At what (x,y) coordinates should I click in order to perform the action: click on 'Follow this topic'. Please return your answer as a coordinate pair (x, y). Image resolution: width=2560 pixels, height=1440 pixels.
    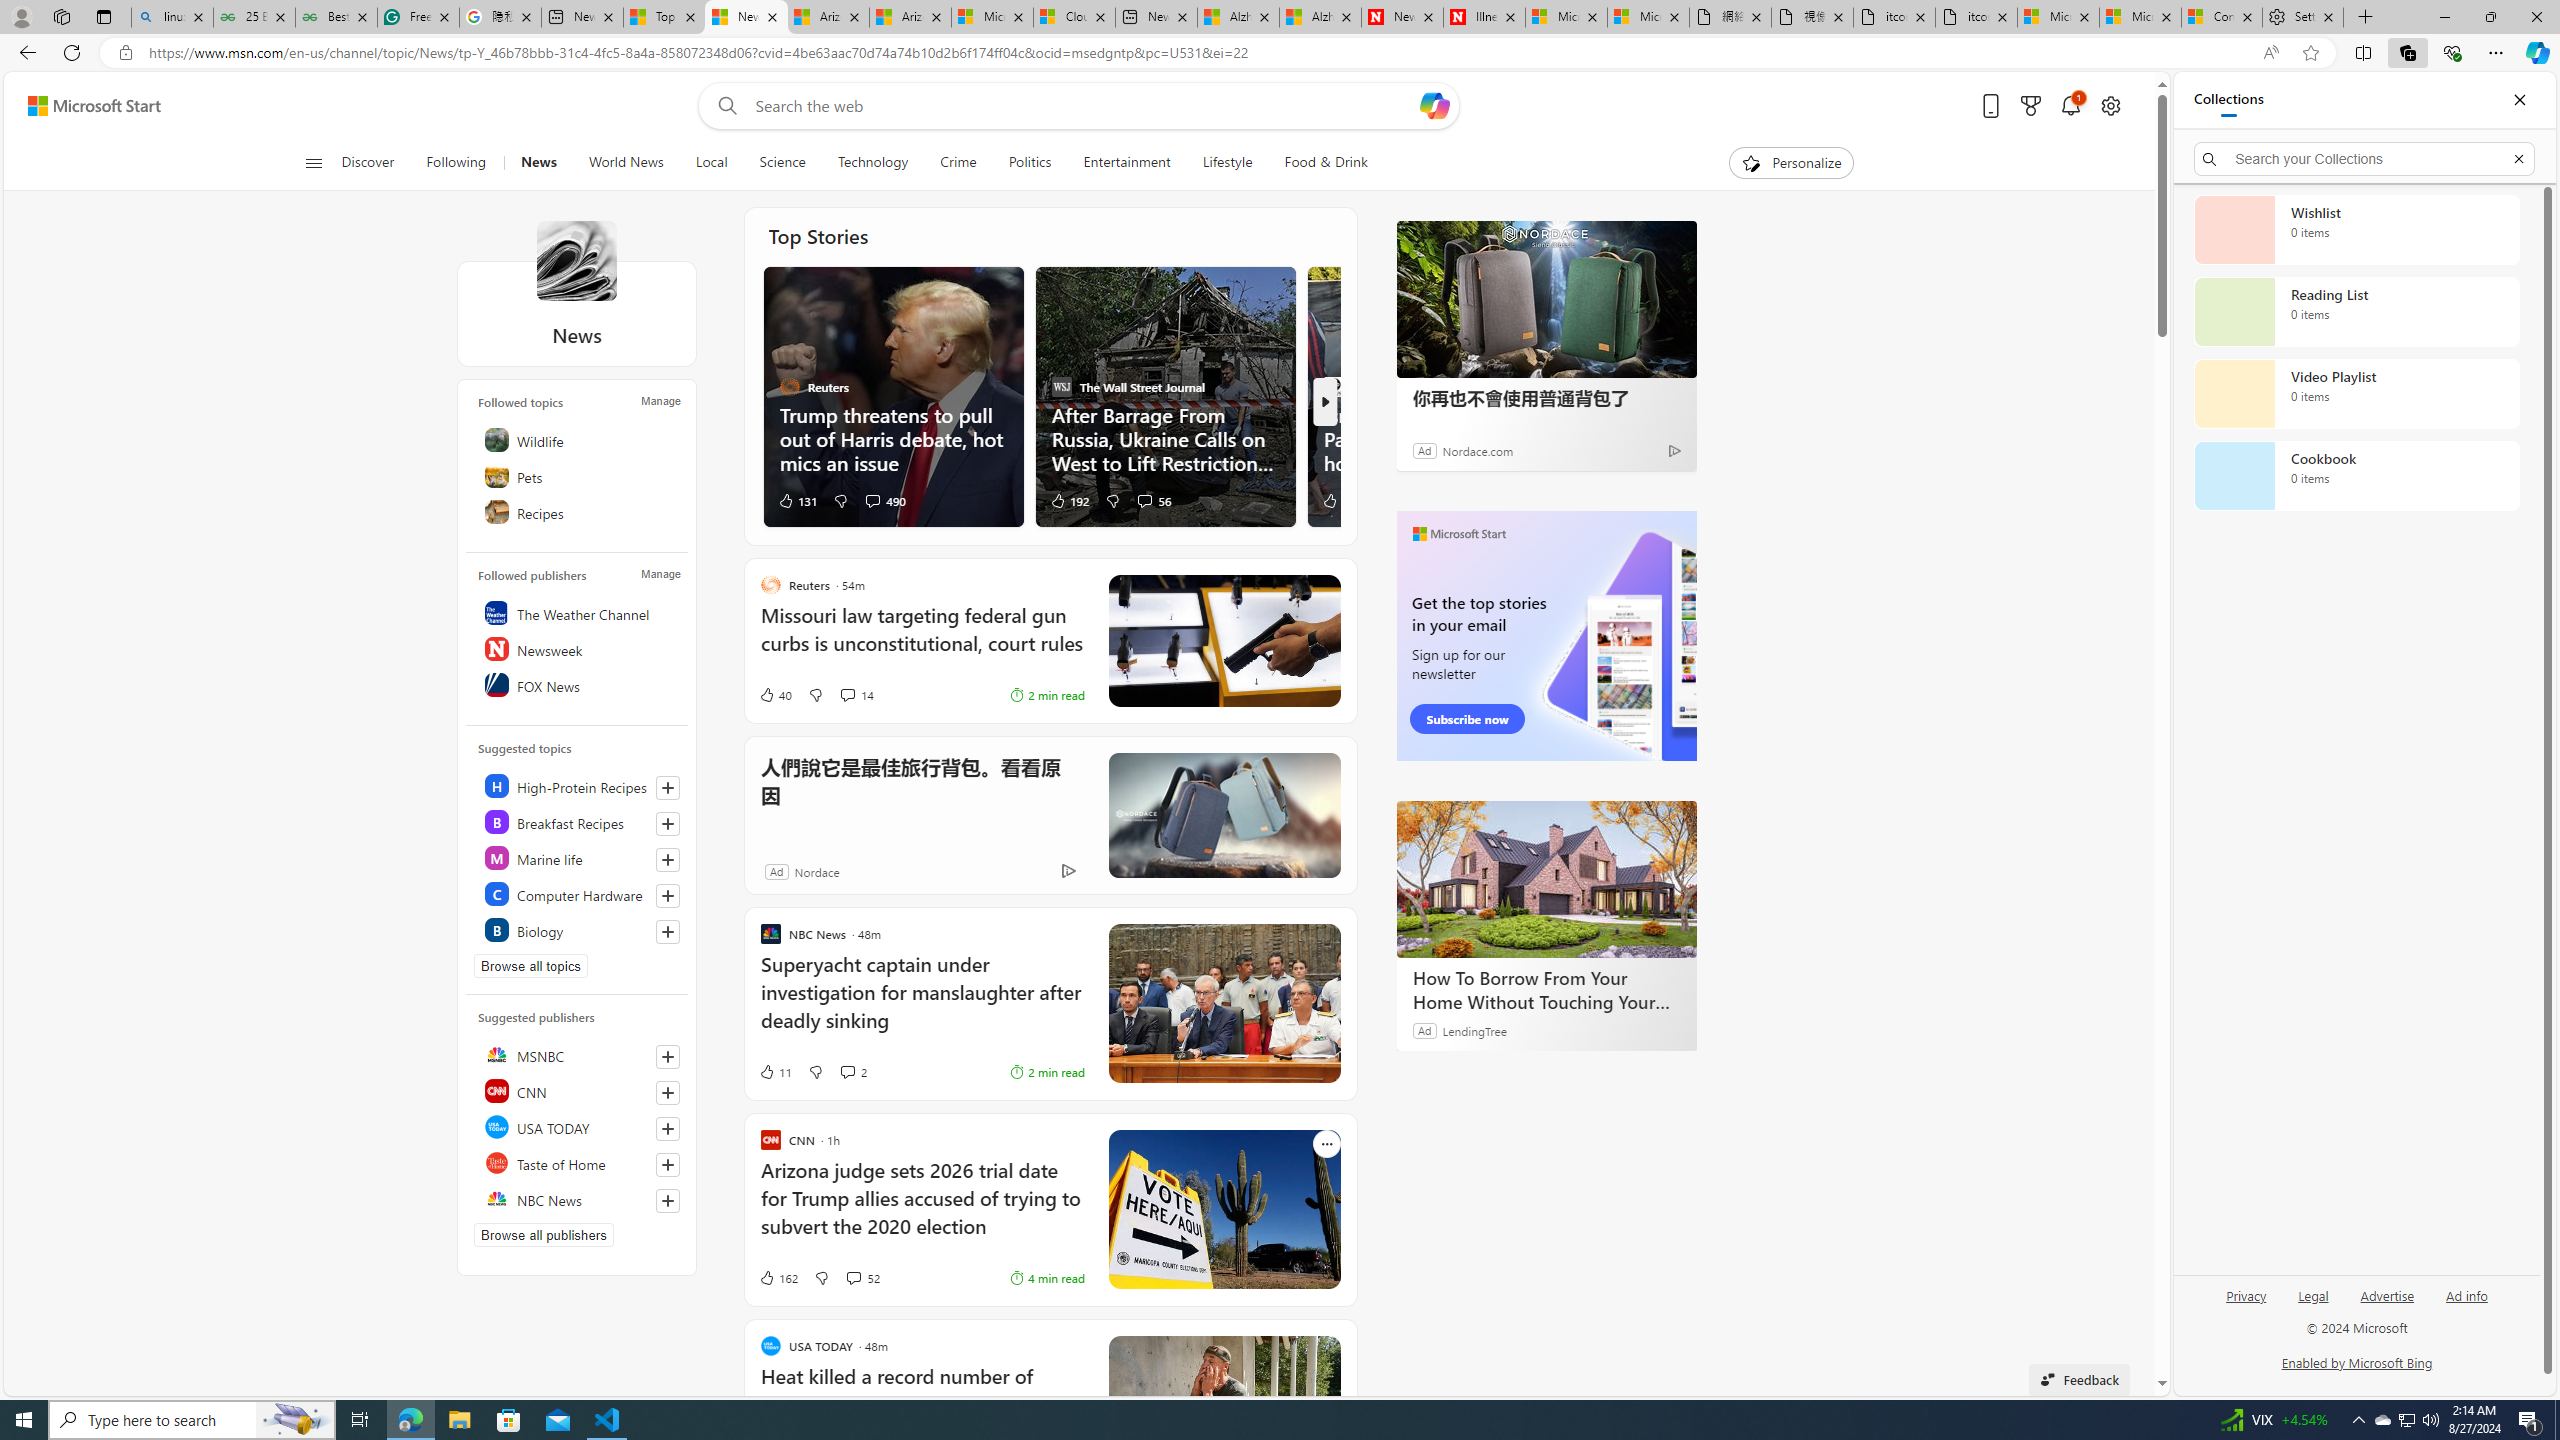
    Looking at the image, I should click on (668, 930).